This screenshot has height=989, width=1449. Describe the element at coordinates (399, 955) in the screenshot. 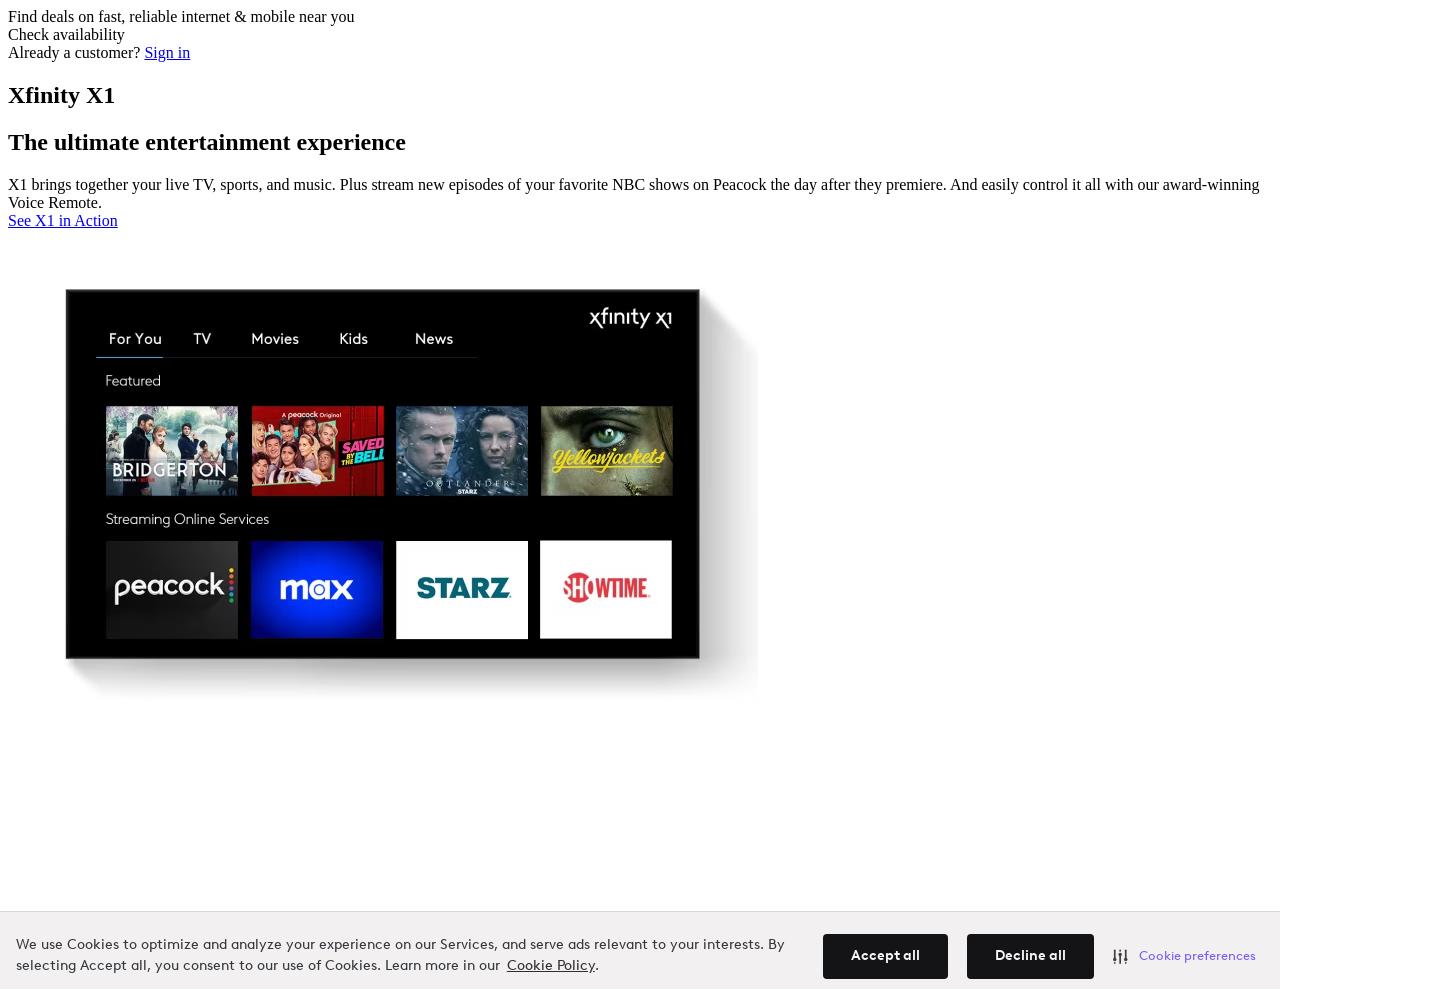

I see `'We use Cookies to optimize and analyze your experience on our Services, and serve ads relevant to your interests. By selecting Accept all, you consent to our use of Cookies. Learn more in our'` at that location.